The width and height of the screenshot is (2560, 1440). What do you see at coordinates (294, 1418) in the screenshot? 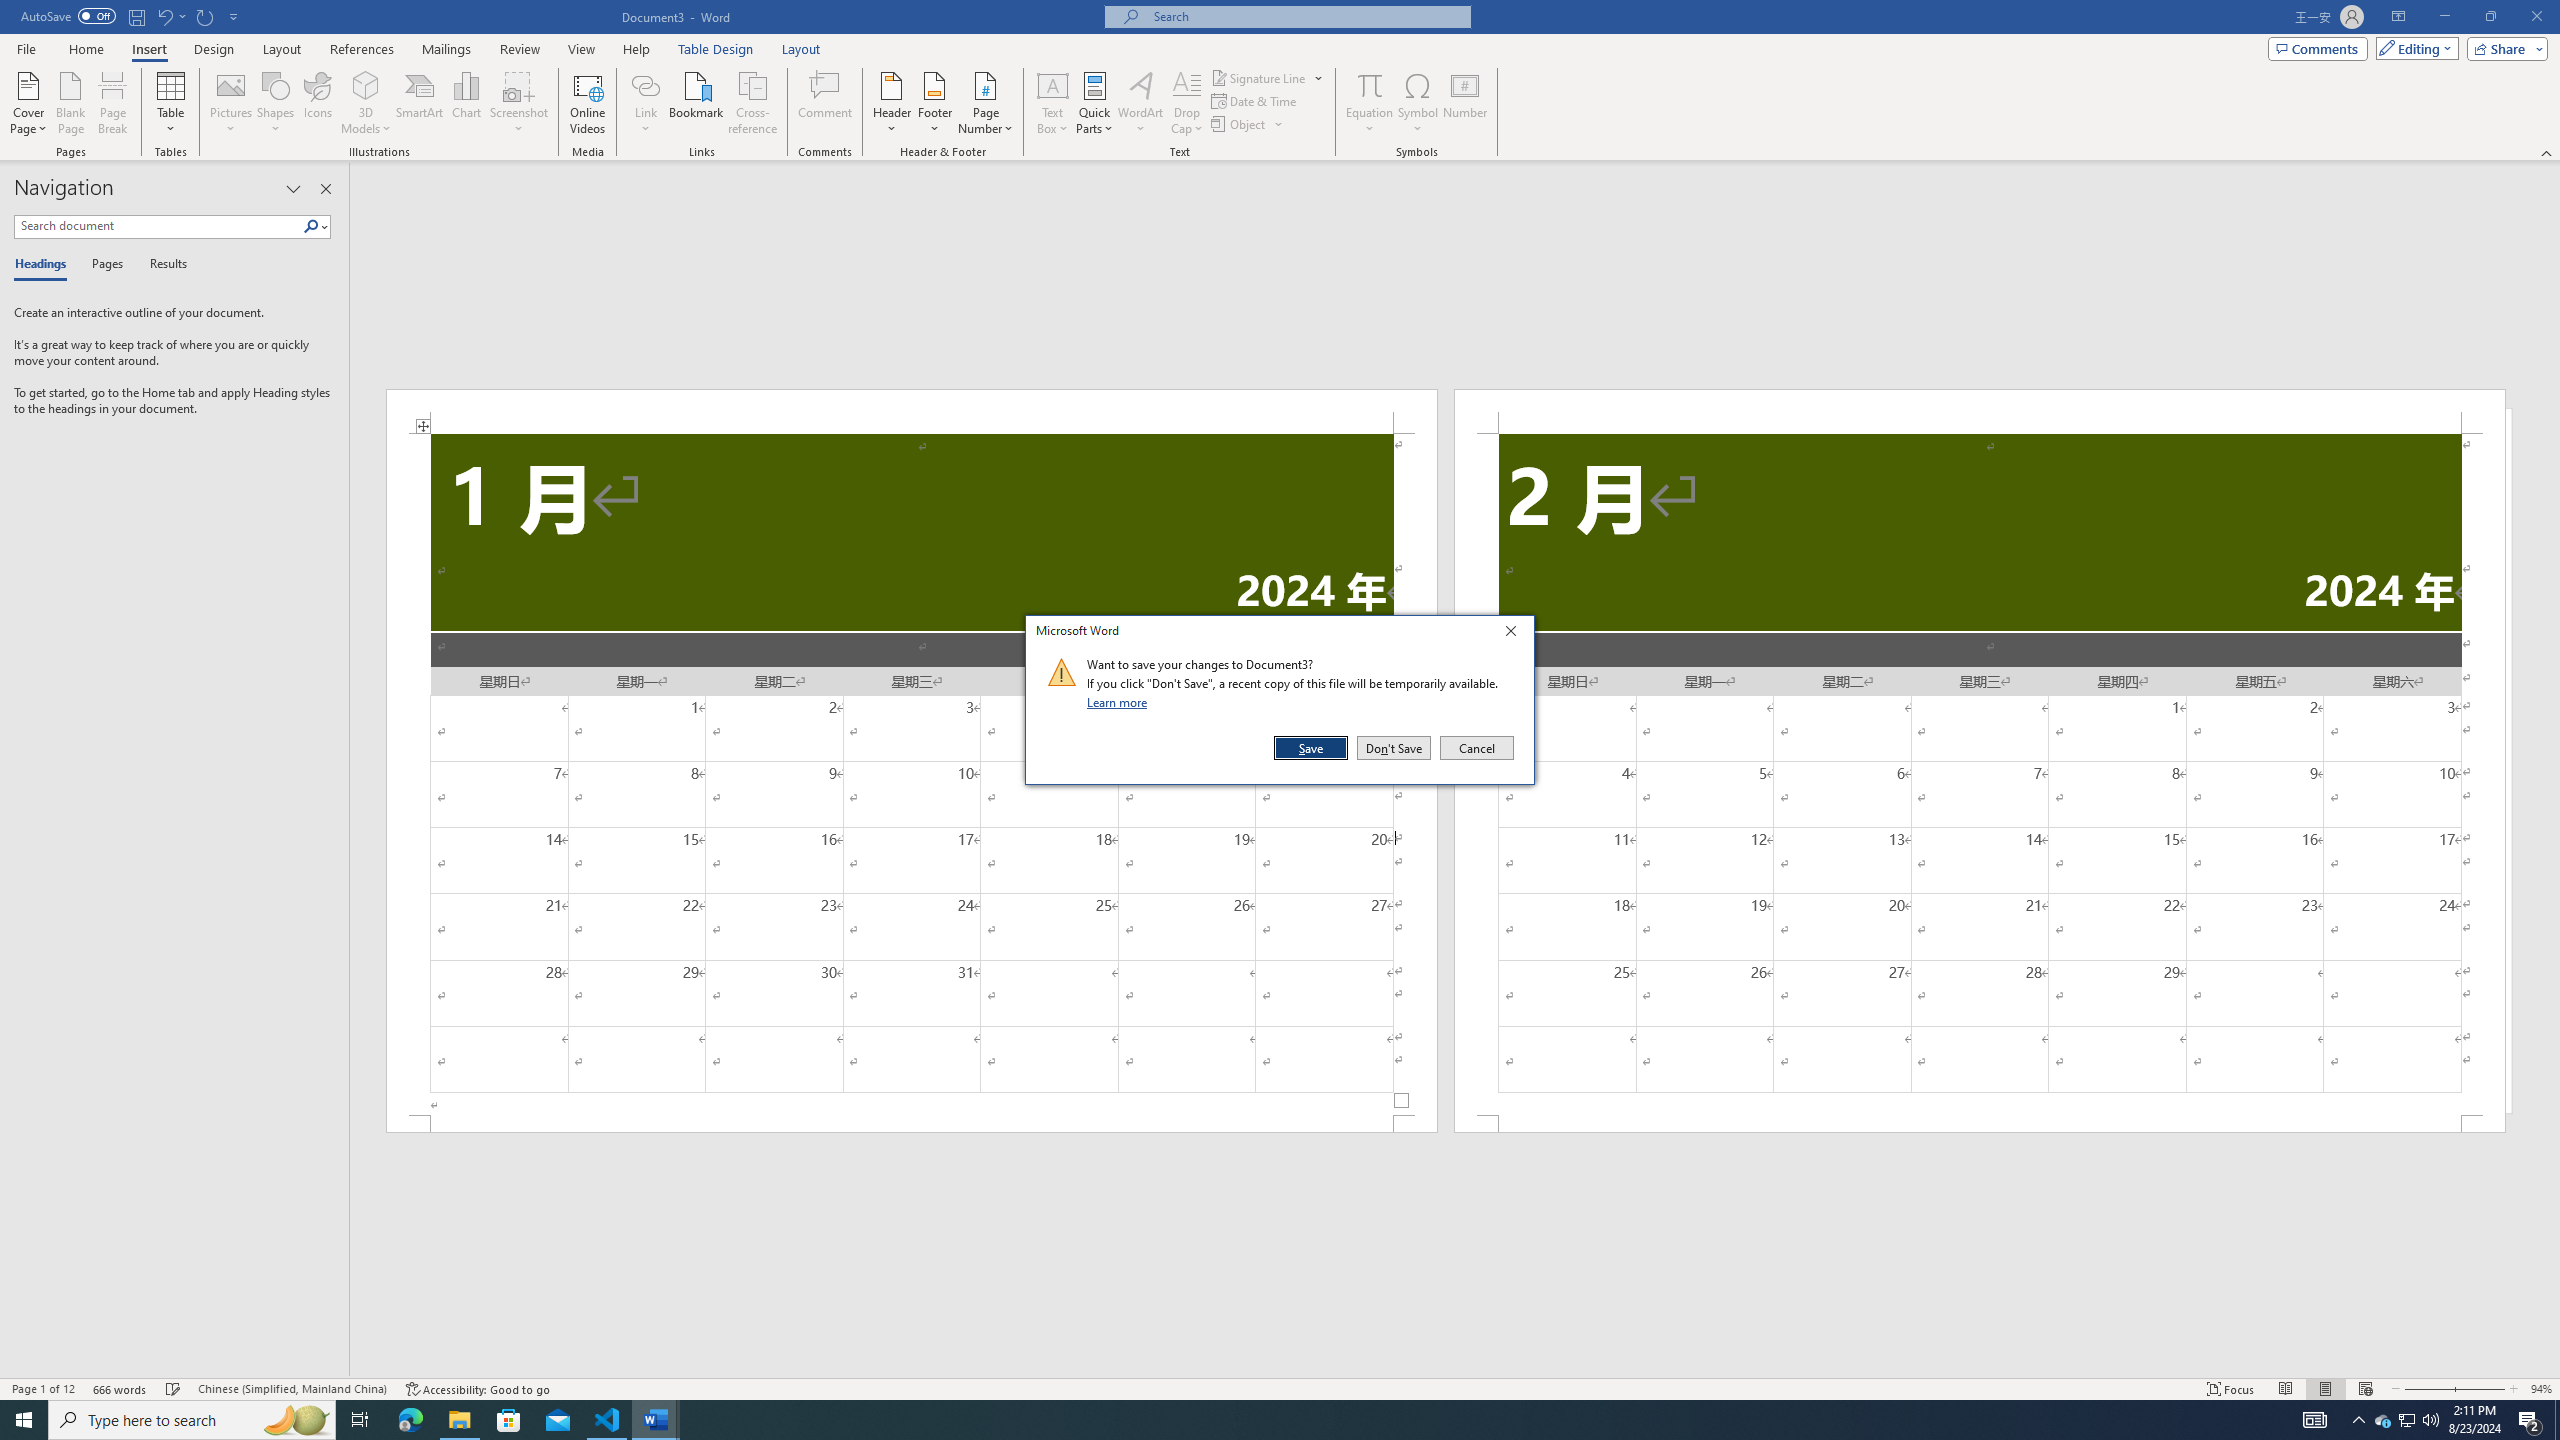
I see `'Search highlights icon opens search home window'` at bounding box center [294, 1418].